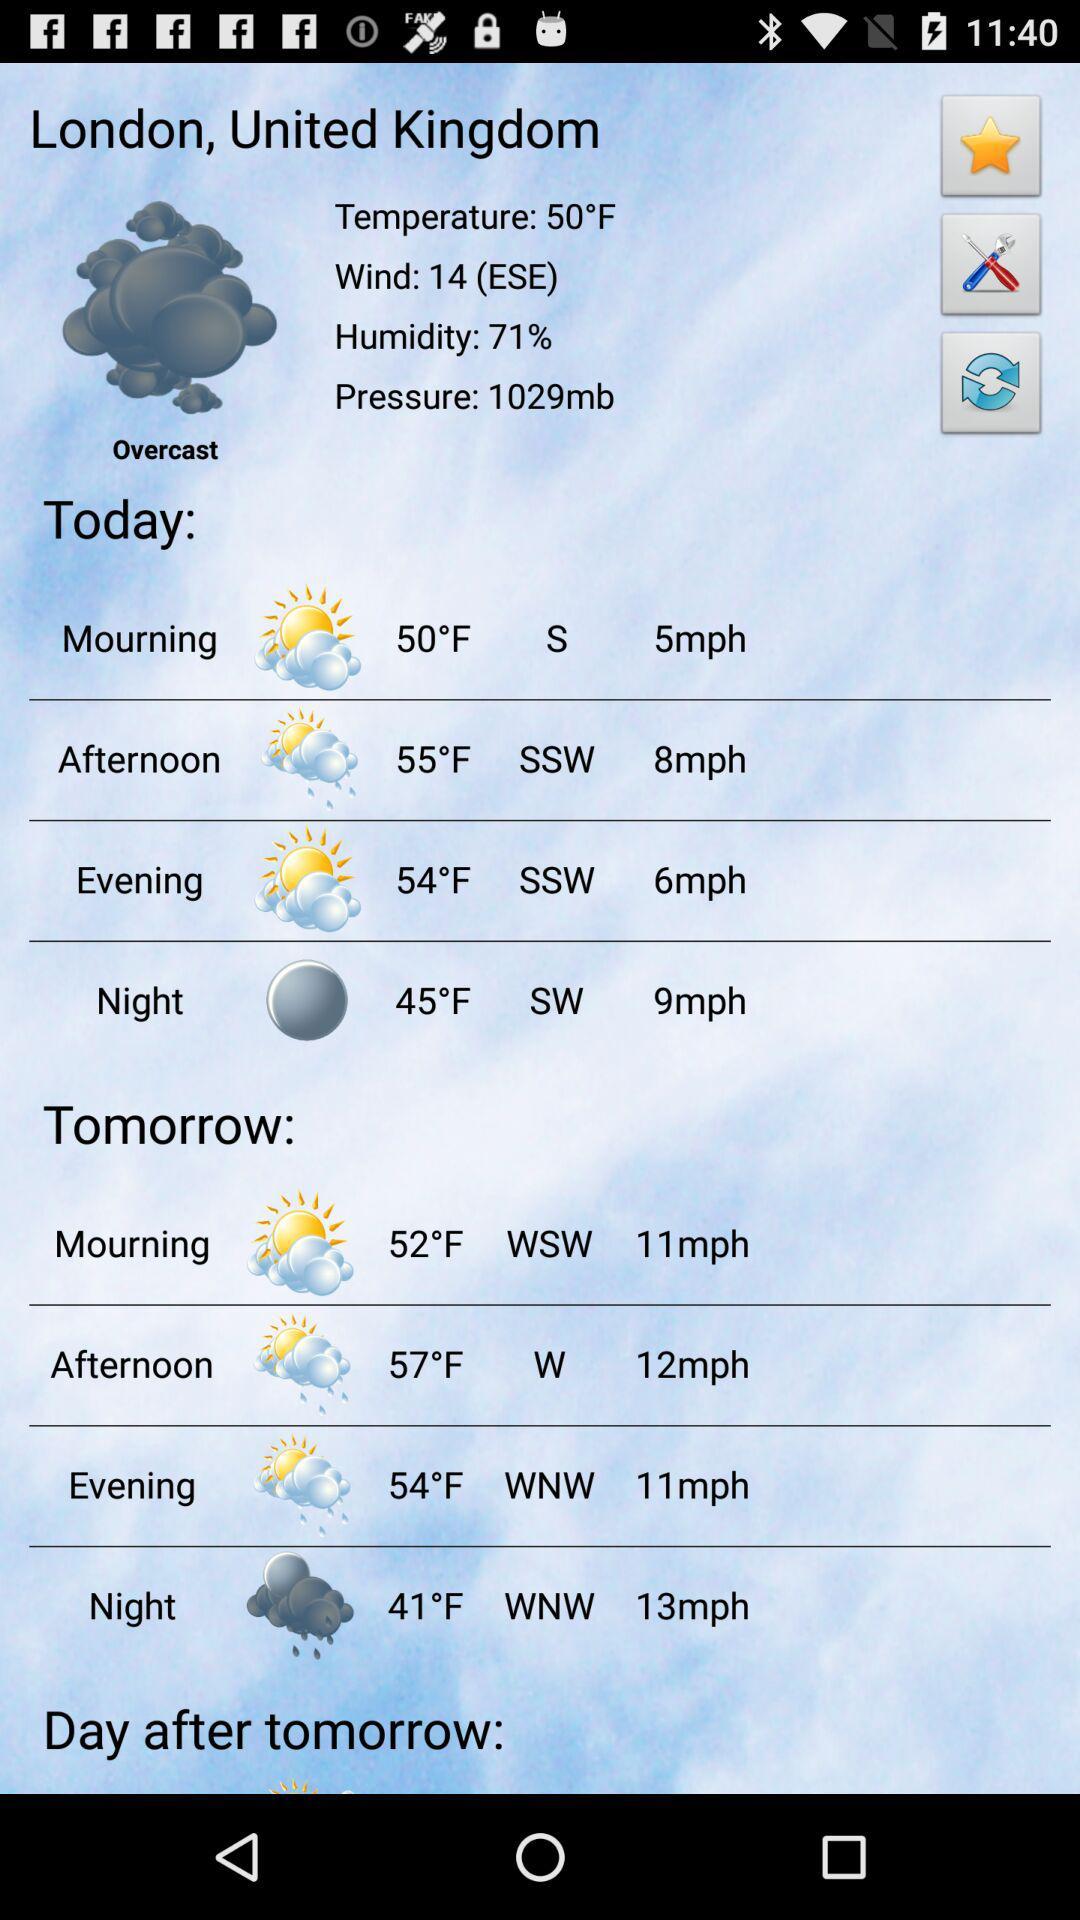  I want to click on item above the today: app, so click(991, 388).